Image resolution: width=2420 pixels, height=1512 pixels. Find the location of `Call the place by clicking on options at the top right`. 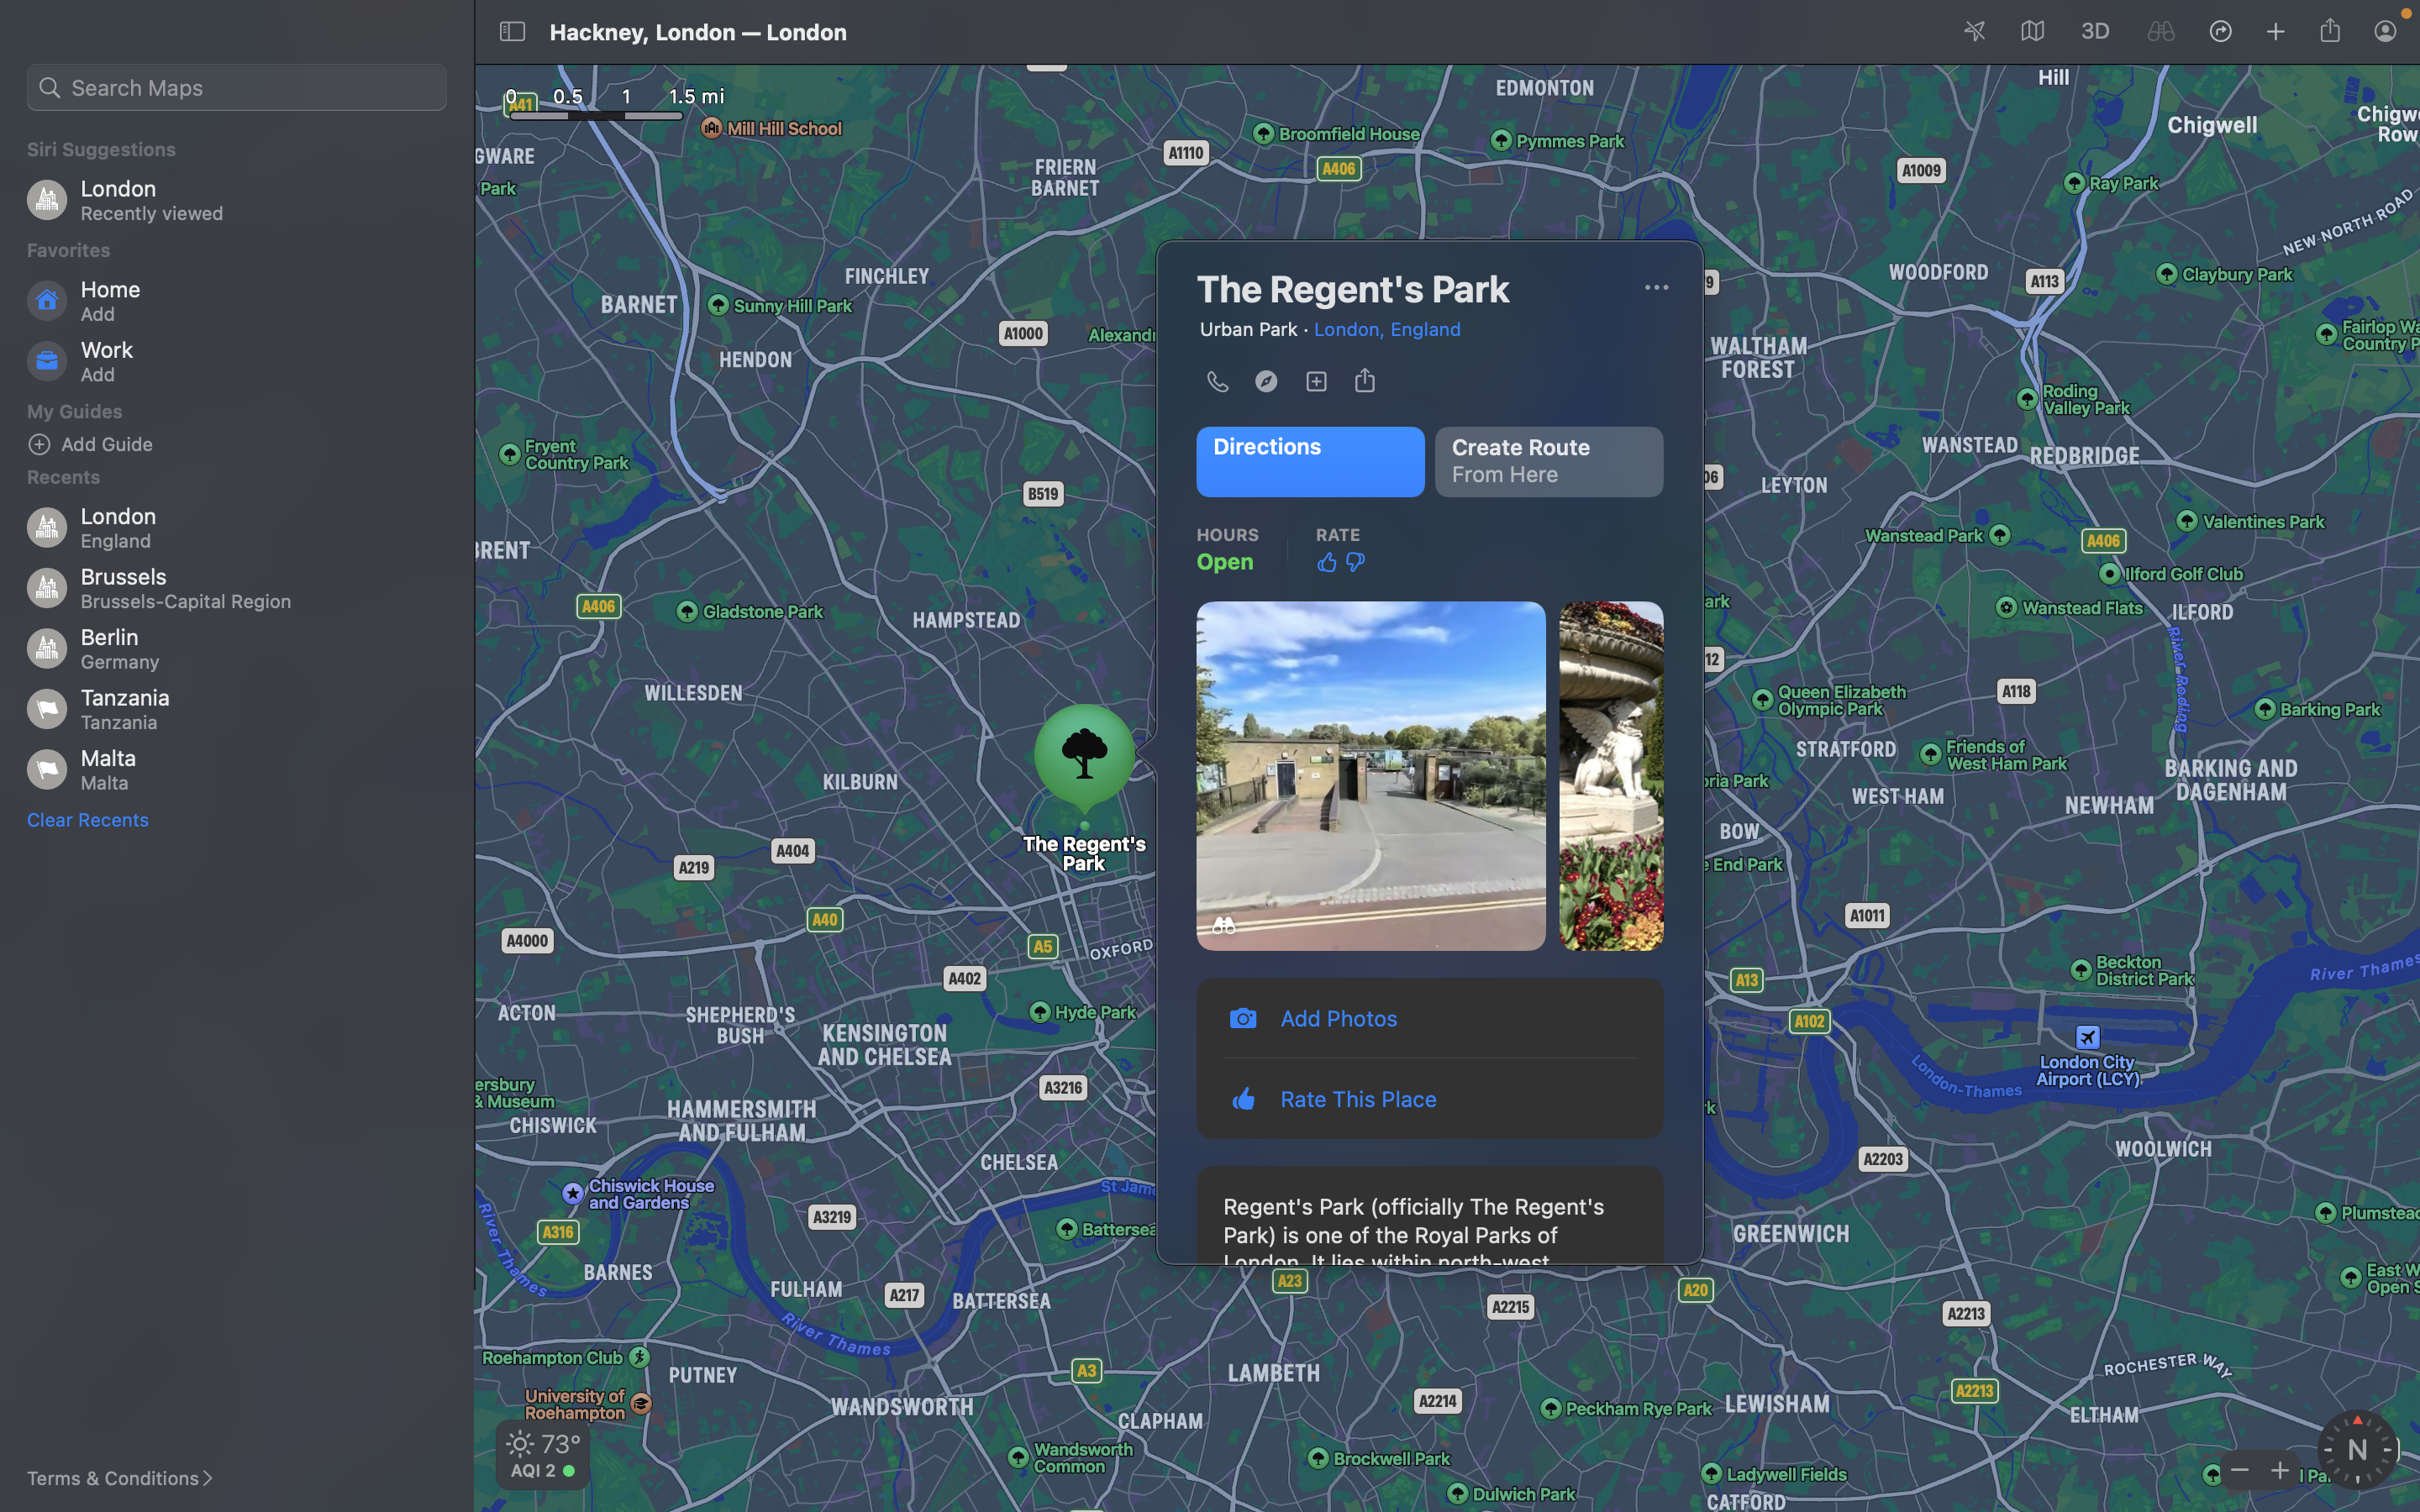

Call the place by clicking on options at the top right is located at coordinates (1655, 287).